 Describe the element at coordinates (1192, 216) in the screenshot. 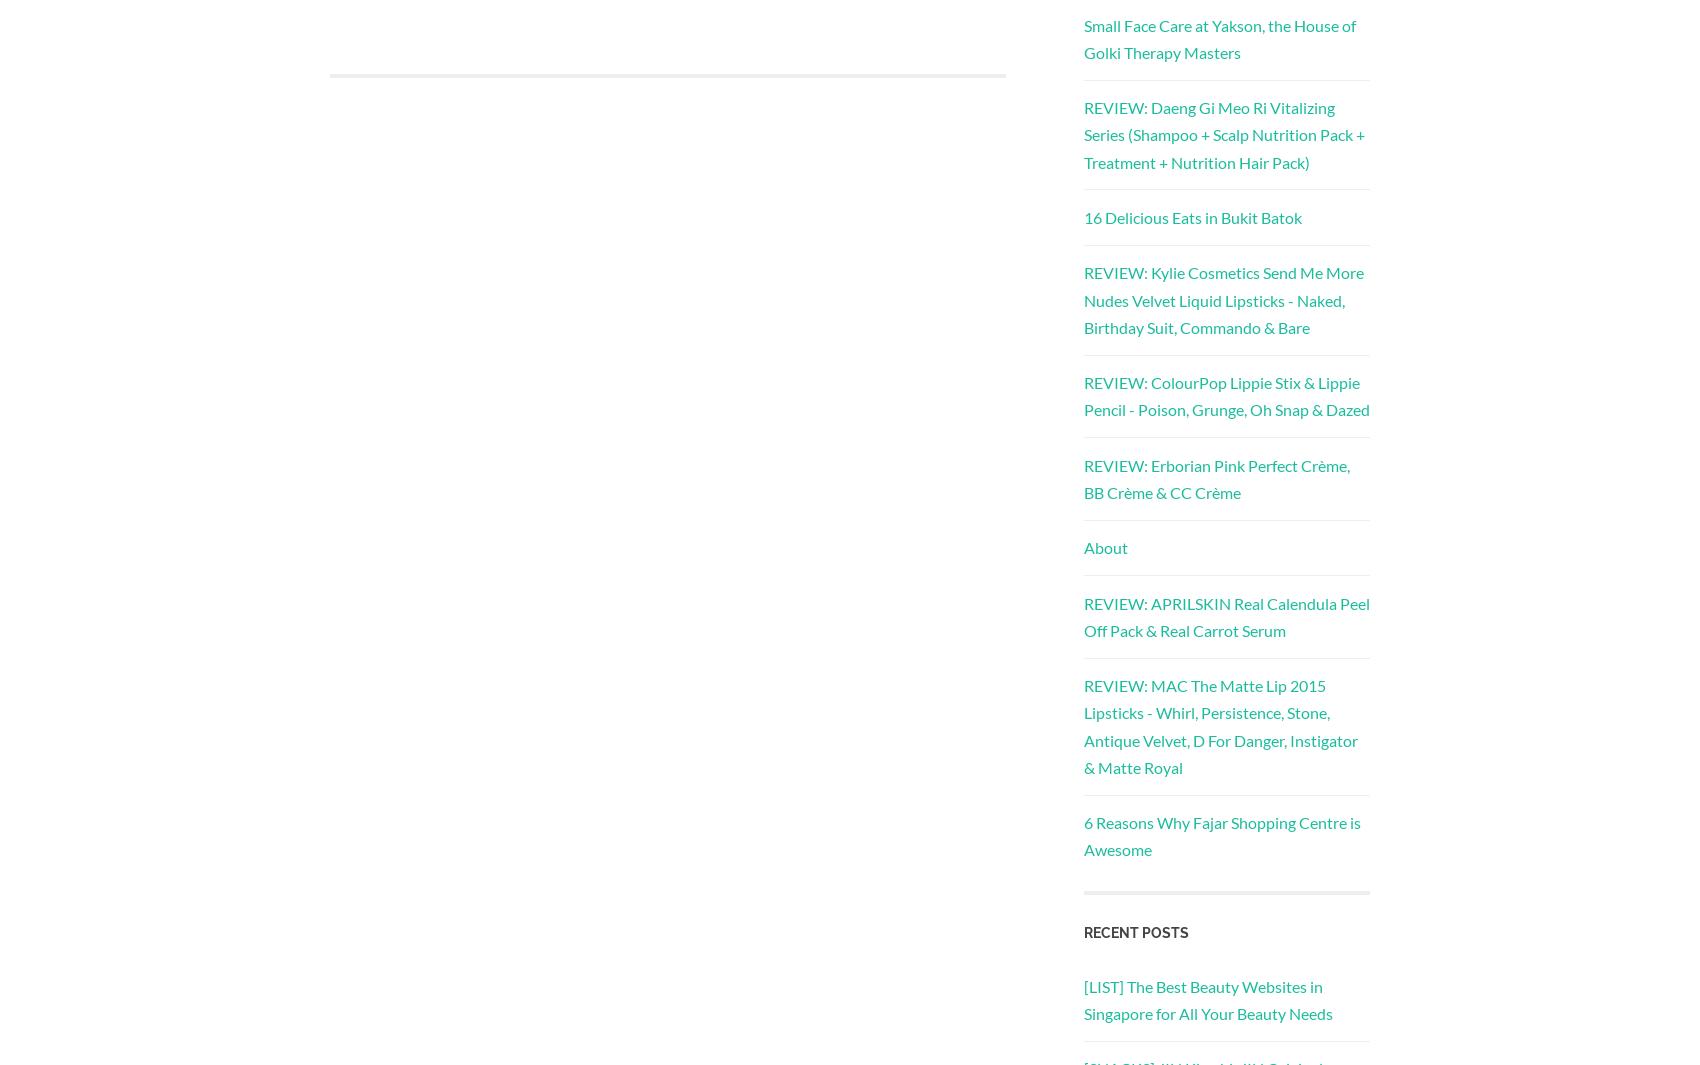

I see `'16 Delicious Eats in Bukit Batok'` at that location.